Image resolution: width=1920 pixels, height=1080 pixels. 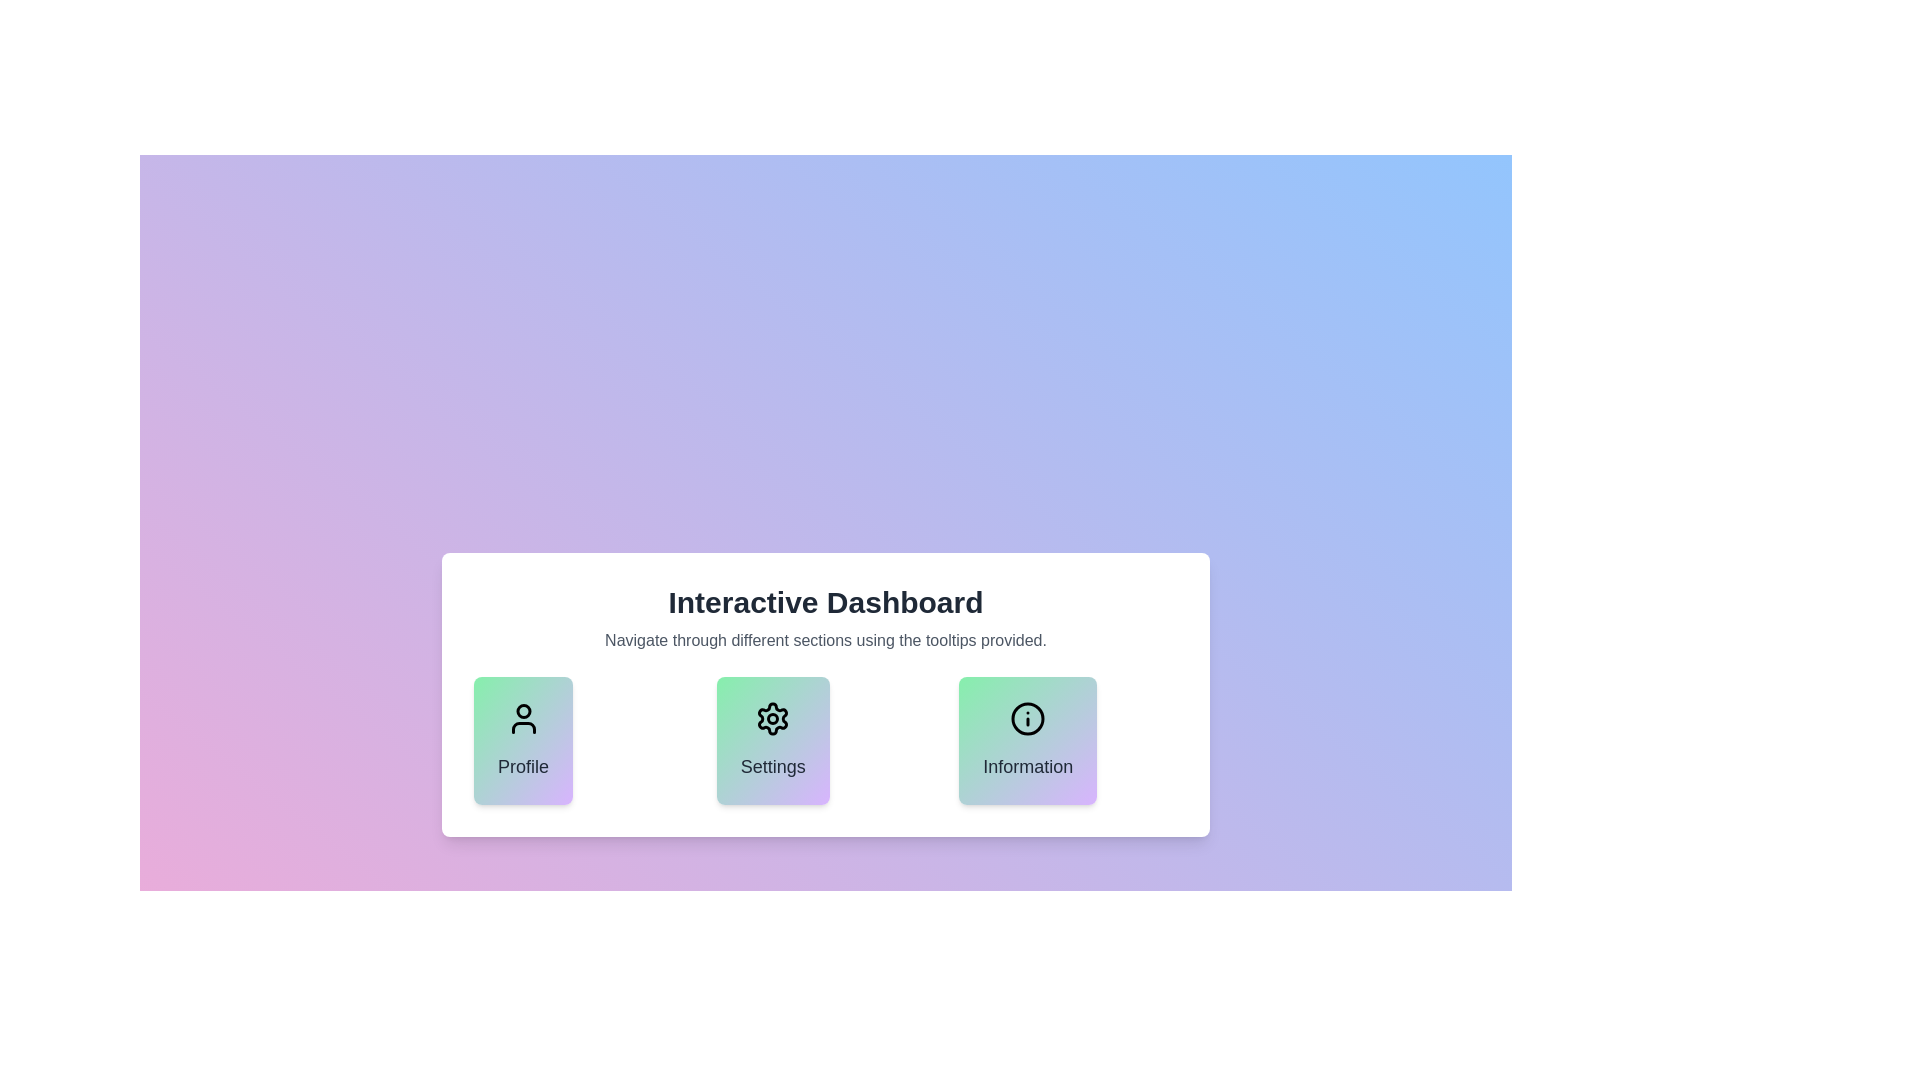 What do you see at coordinates (772, 740) in the screenshot?
I see `the 'Settings' button, which is a rectangular button with rounded corners, featuring a gradient background from green to purple and a settings gear icon above the text 'Settings'` at bounding box center [772, 740].